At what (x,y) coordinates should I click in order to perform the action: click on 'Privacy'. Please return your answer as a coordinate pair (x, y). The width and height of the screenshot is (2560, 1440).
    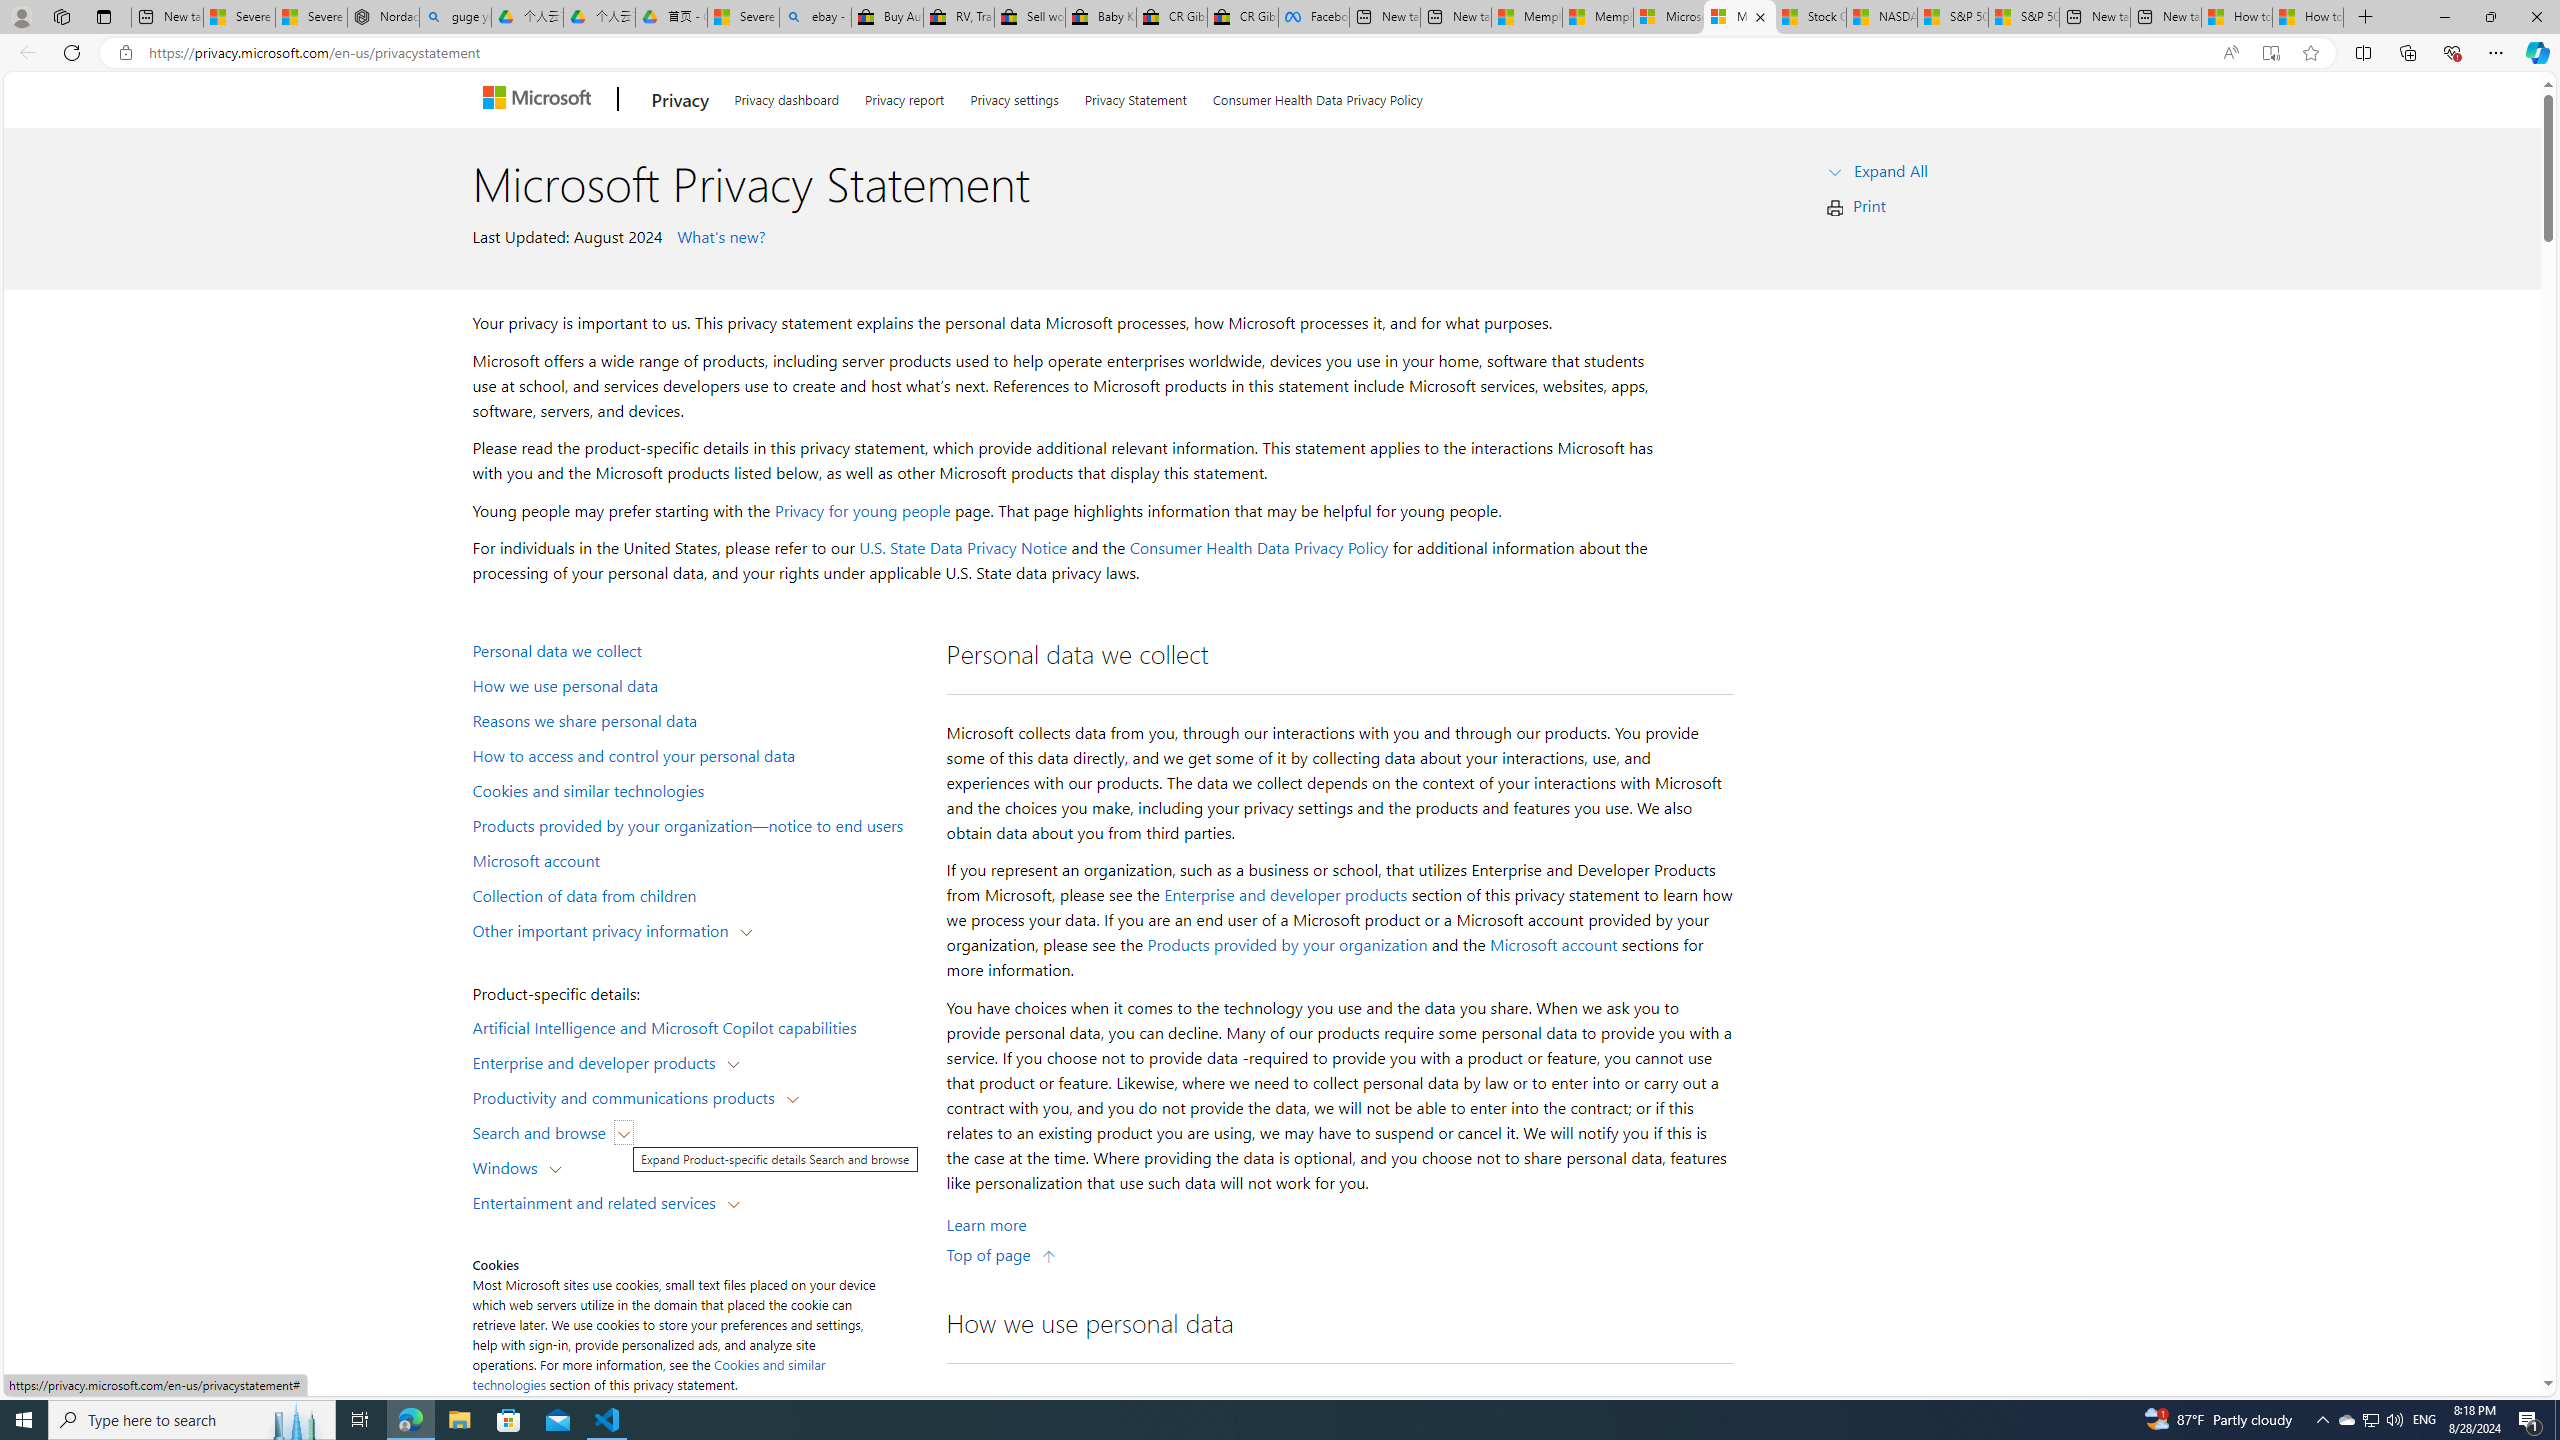
    Looking at the image, I should click on (678, 99).